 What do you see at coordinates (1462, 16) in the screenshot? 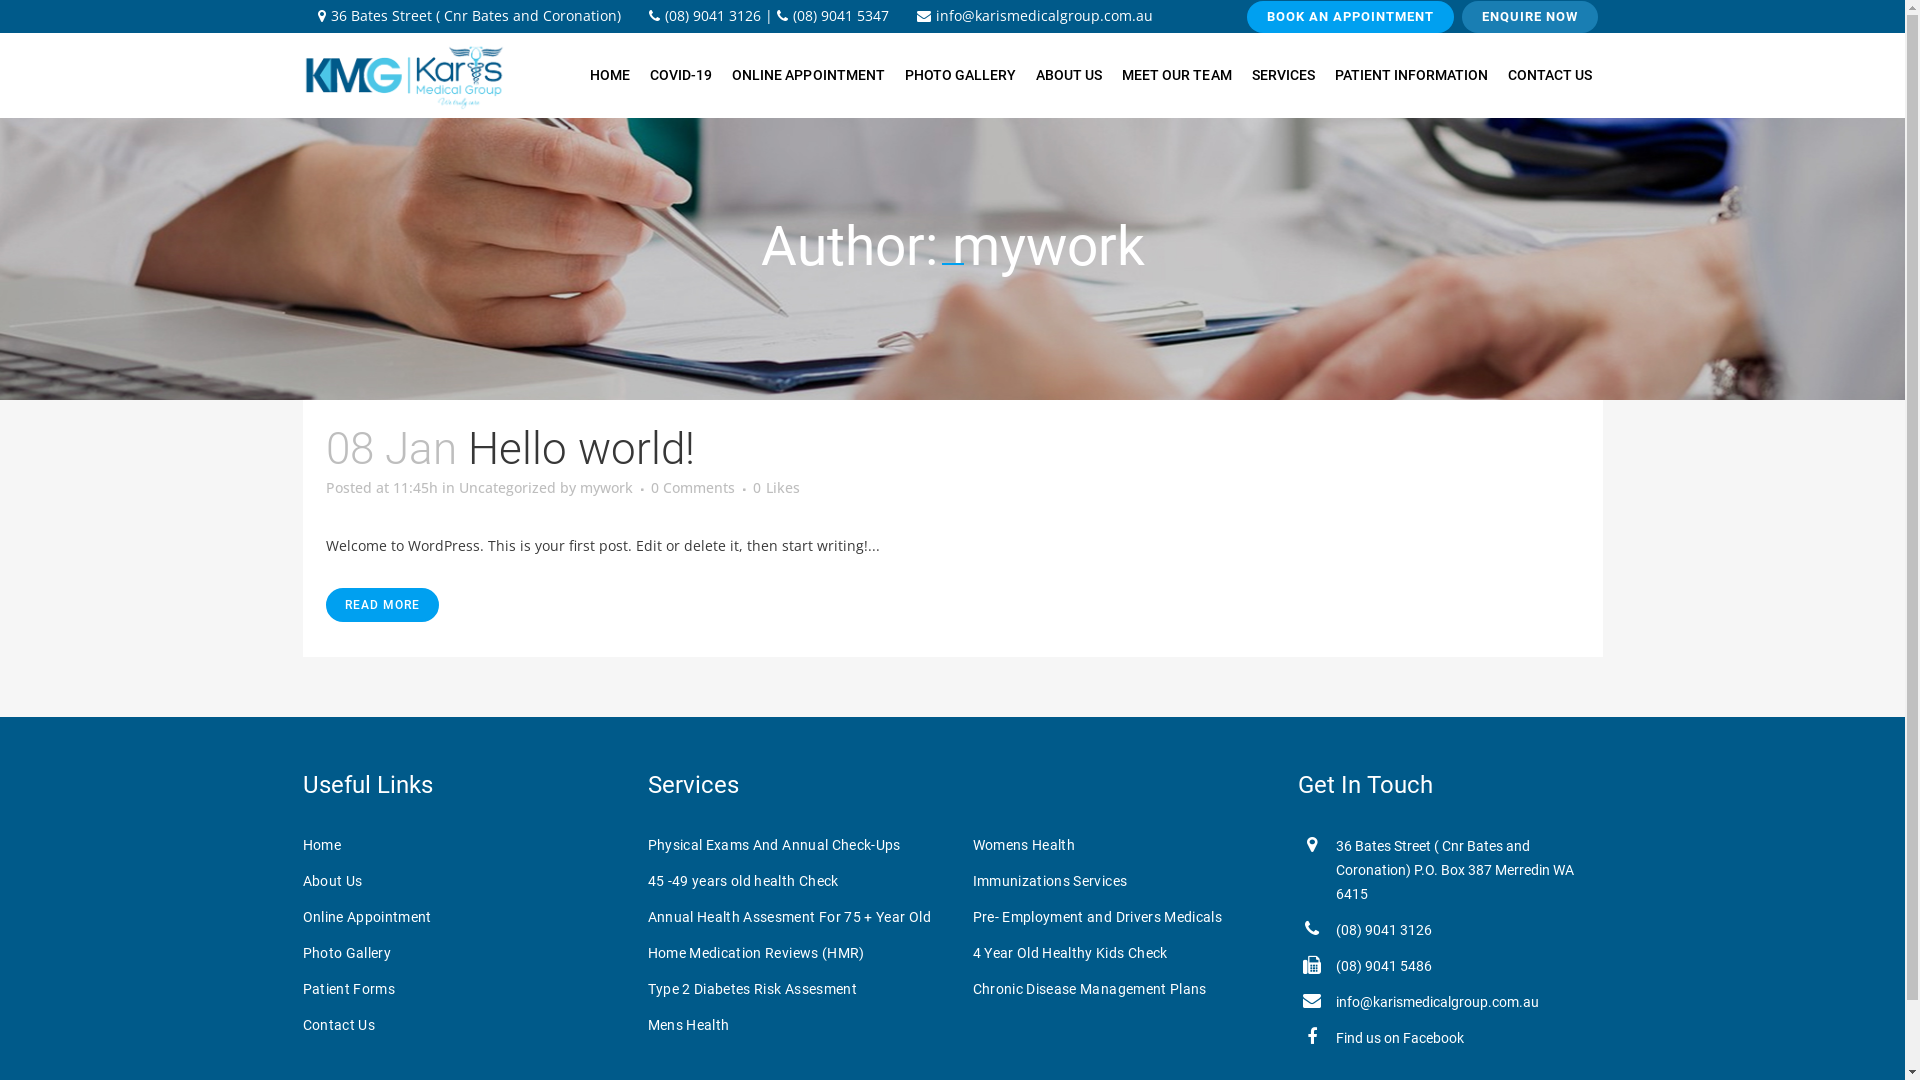
I see `'ENQUIRE NOW'` at bounding box center [1462, 16].